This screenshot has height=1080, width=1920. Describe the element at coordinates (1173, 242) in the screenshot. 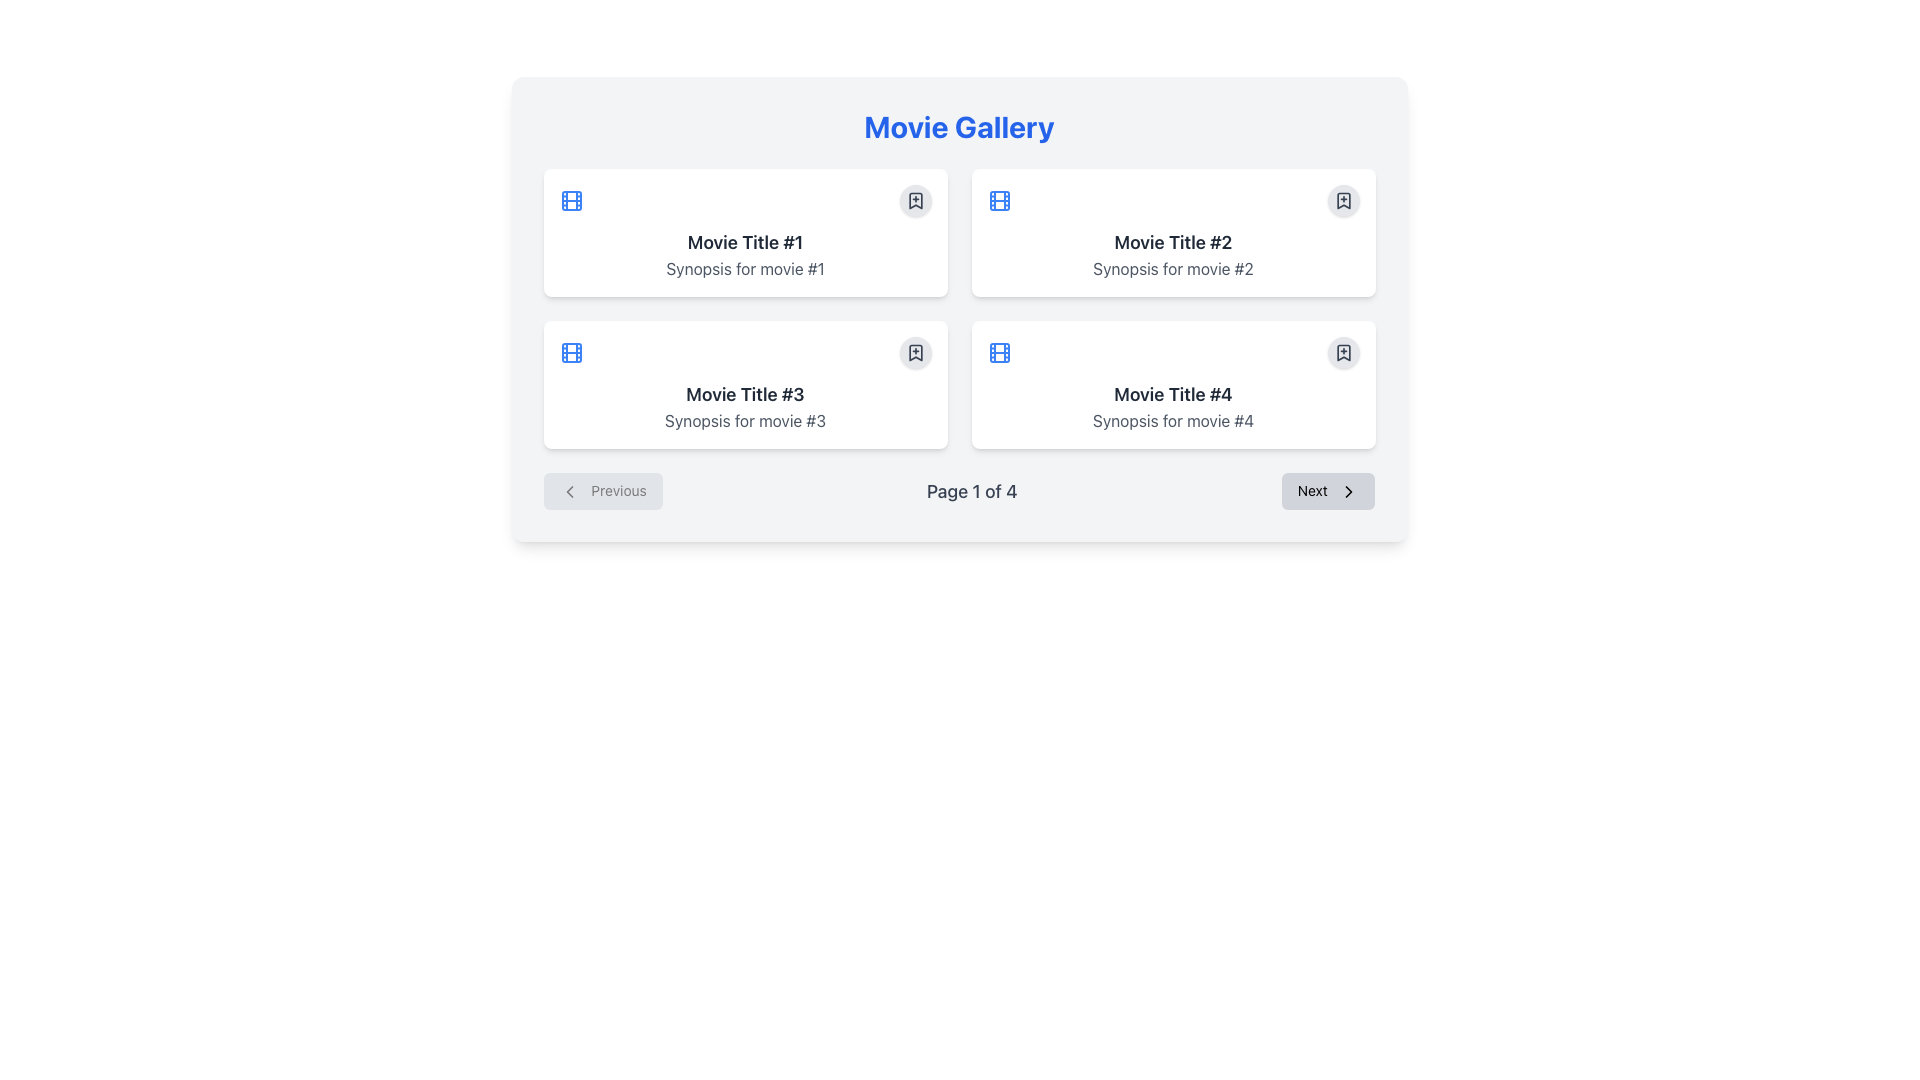

I see `the Static Text element displaying 'Movie Title #2', which is located at the top-center of a card in the second column of the first row of a grid layout` at that location.